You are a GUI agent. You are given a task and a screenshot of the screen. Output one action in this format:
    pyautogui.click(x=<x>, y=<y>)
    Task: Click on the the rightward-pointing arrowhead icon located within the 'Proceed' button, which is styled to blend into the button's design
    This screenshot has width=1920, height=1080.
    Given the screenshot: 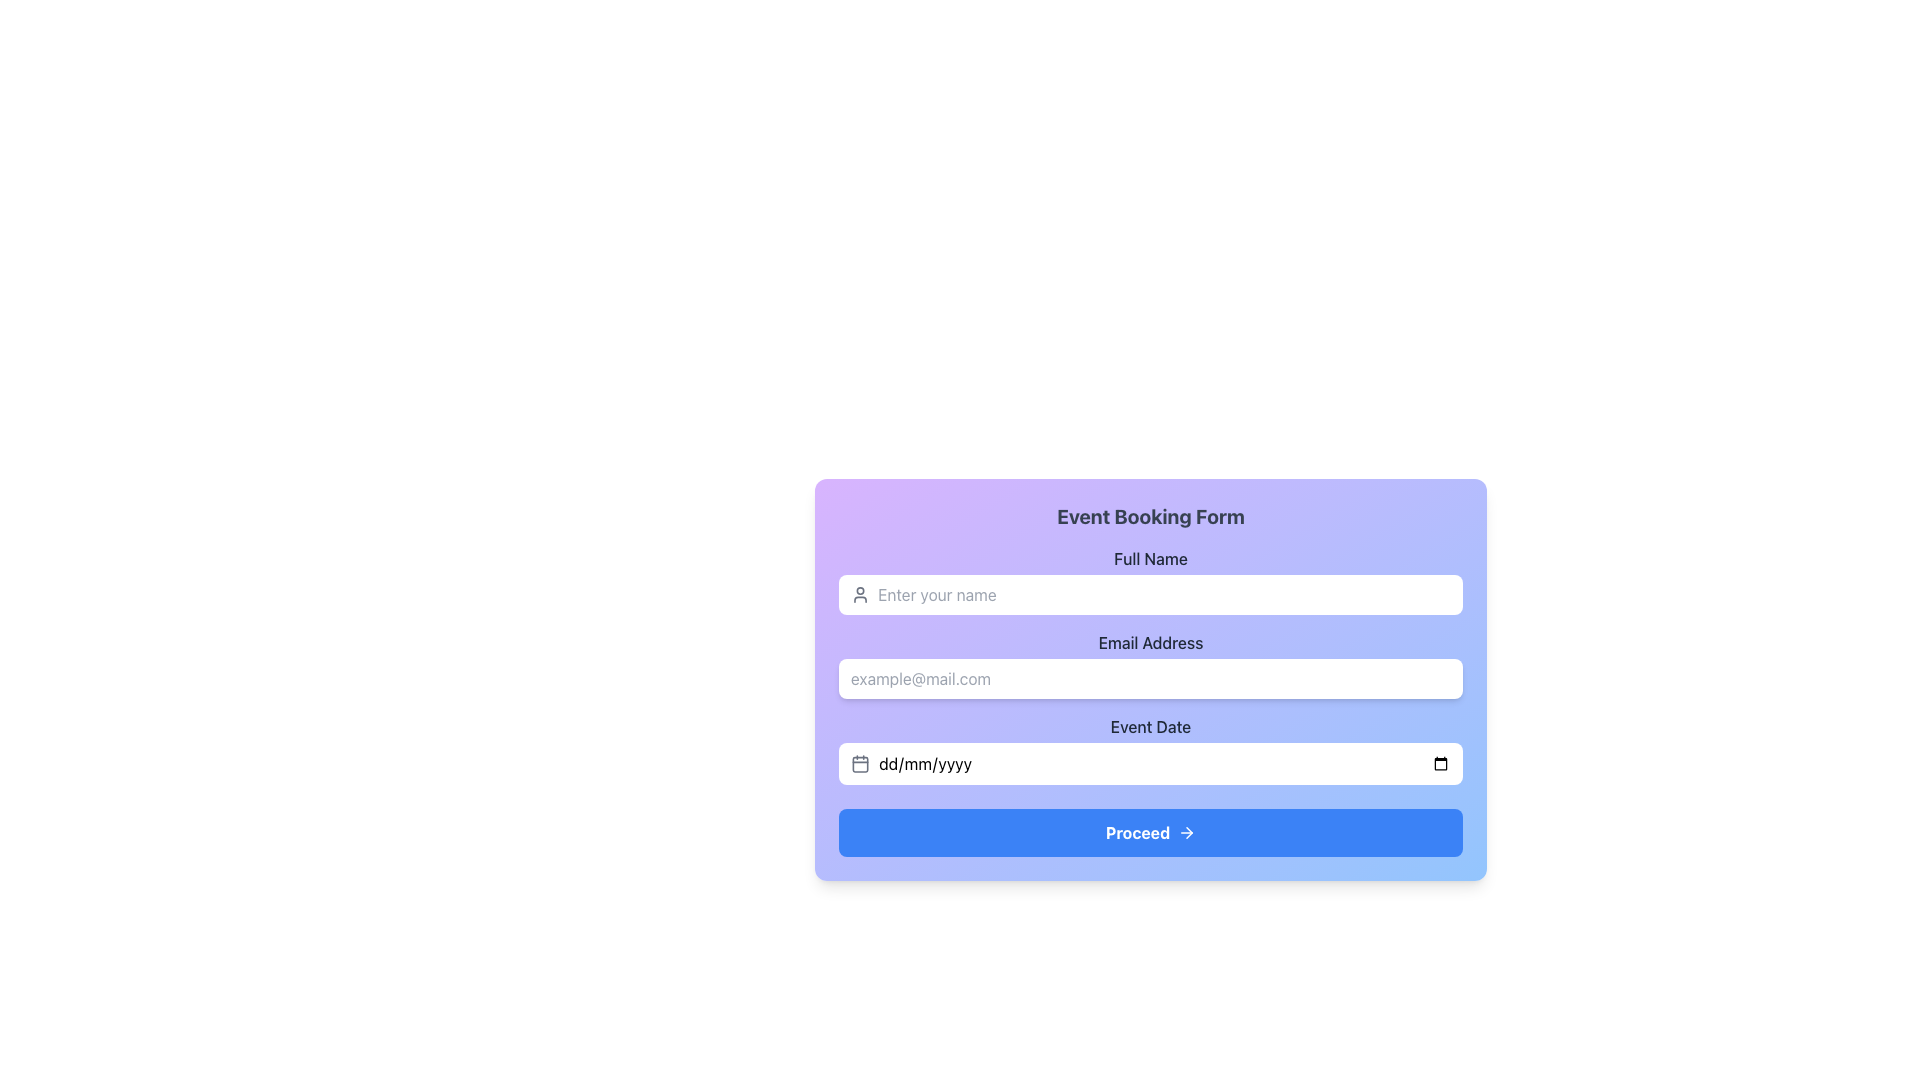 What is the action you would take?
    pyautogui.click(x=1189, y=833)
    